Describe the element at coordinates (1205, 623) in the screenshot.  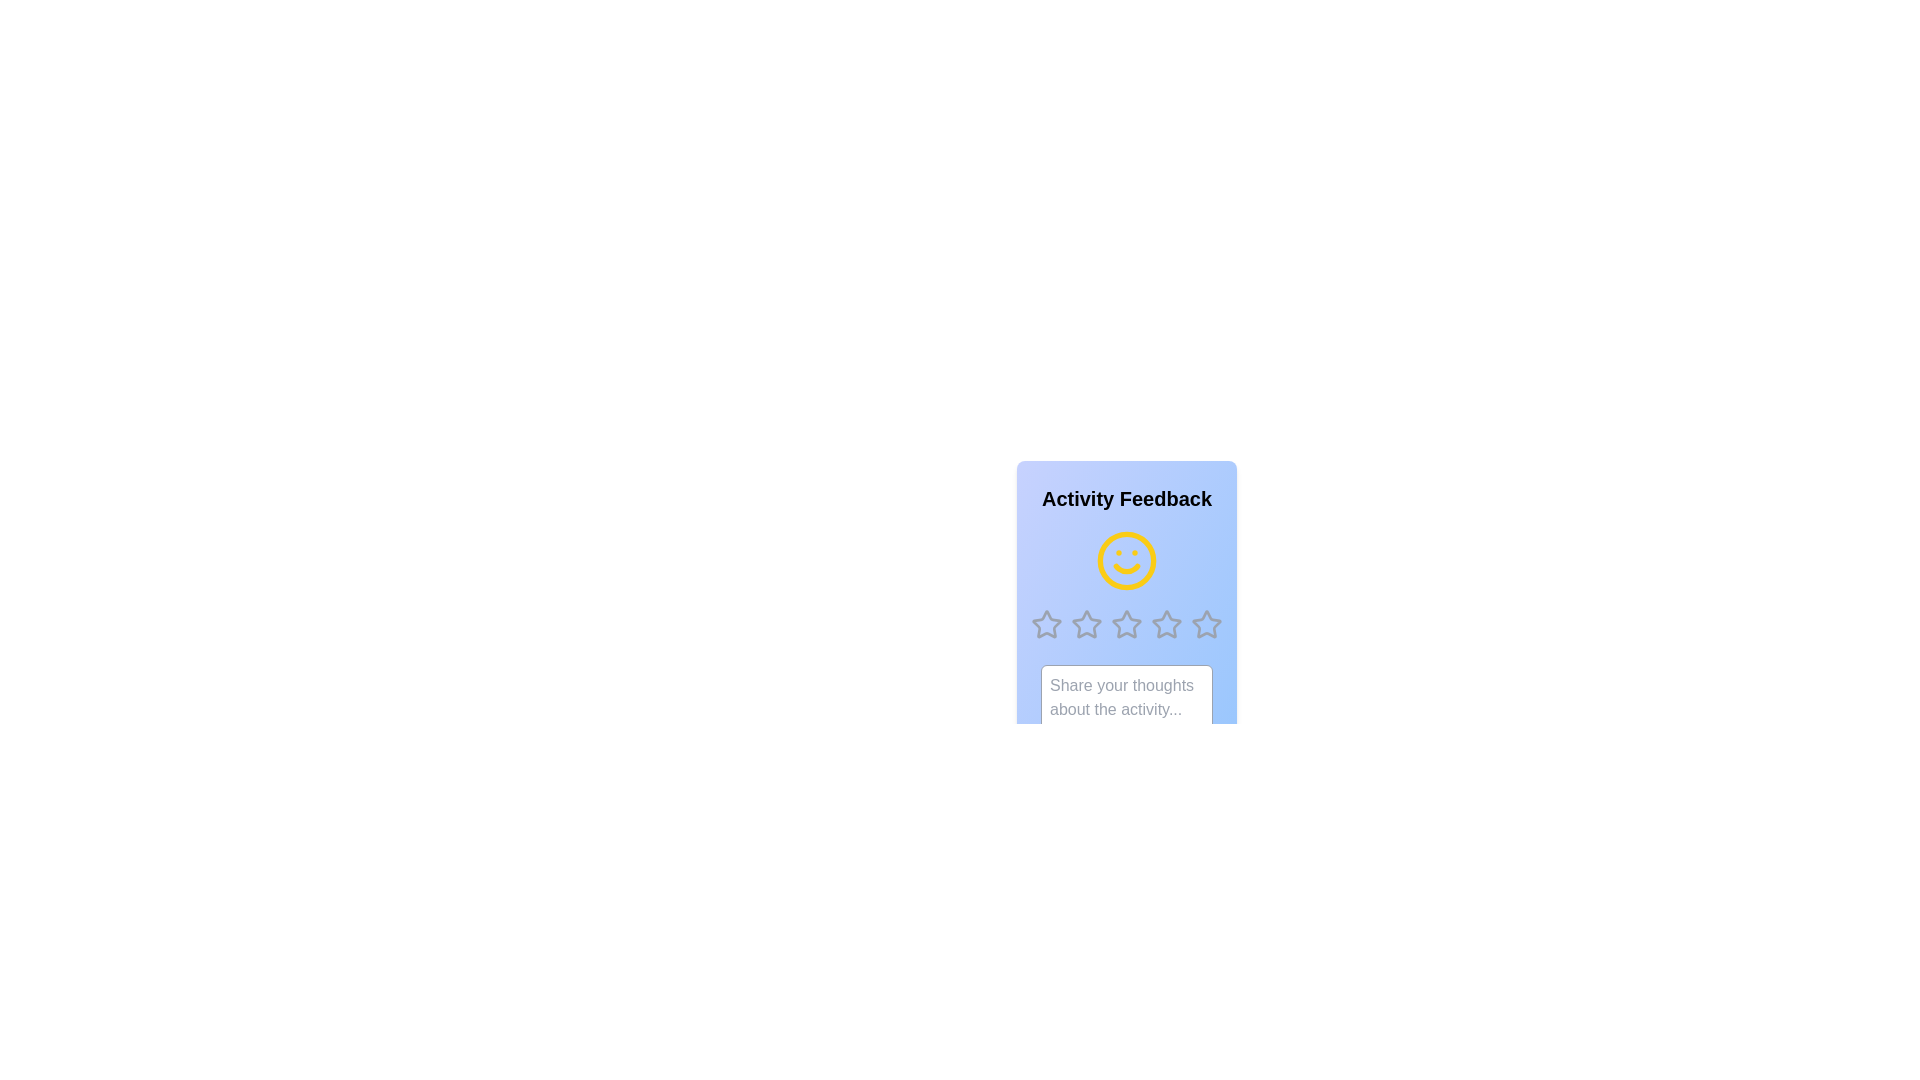
I see `the cursor over the fifth star icon in the horizontal array of rating stars` at that location.